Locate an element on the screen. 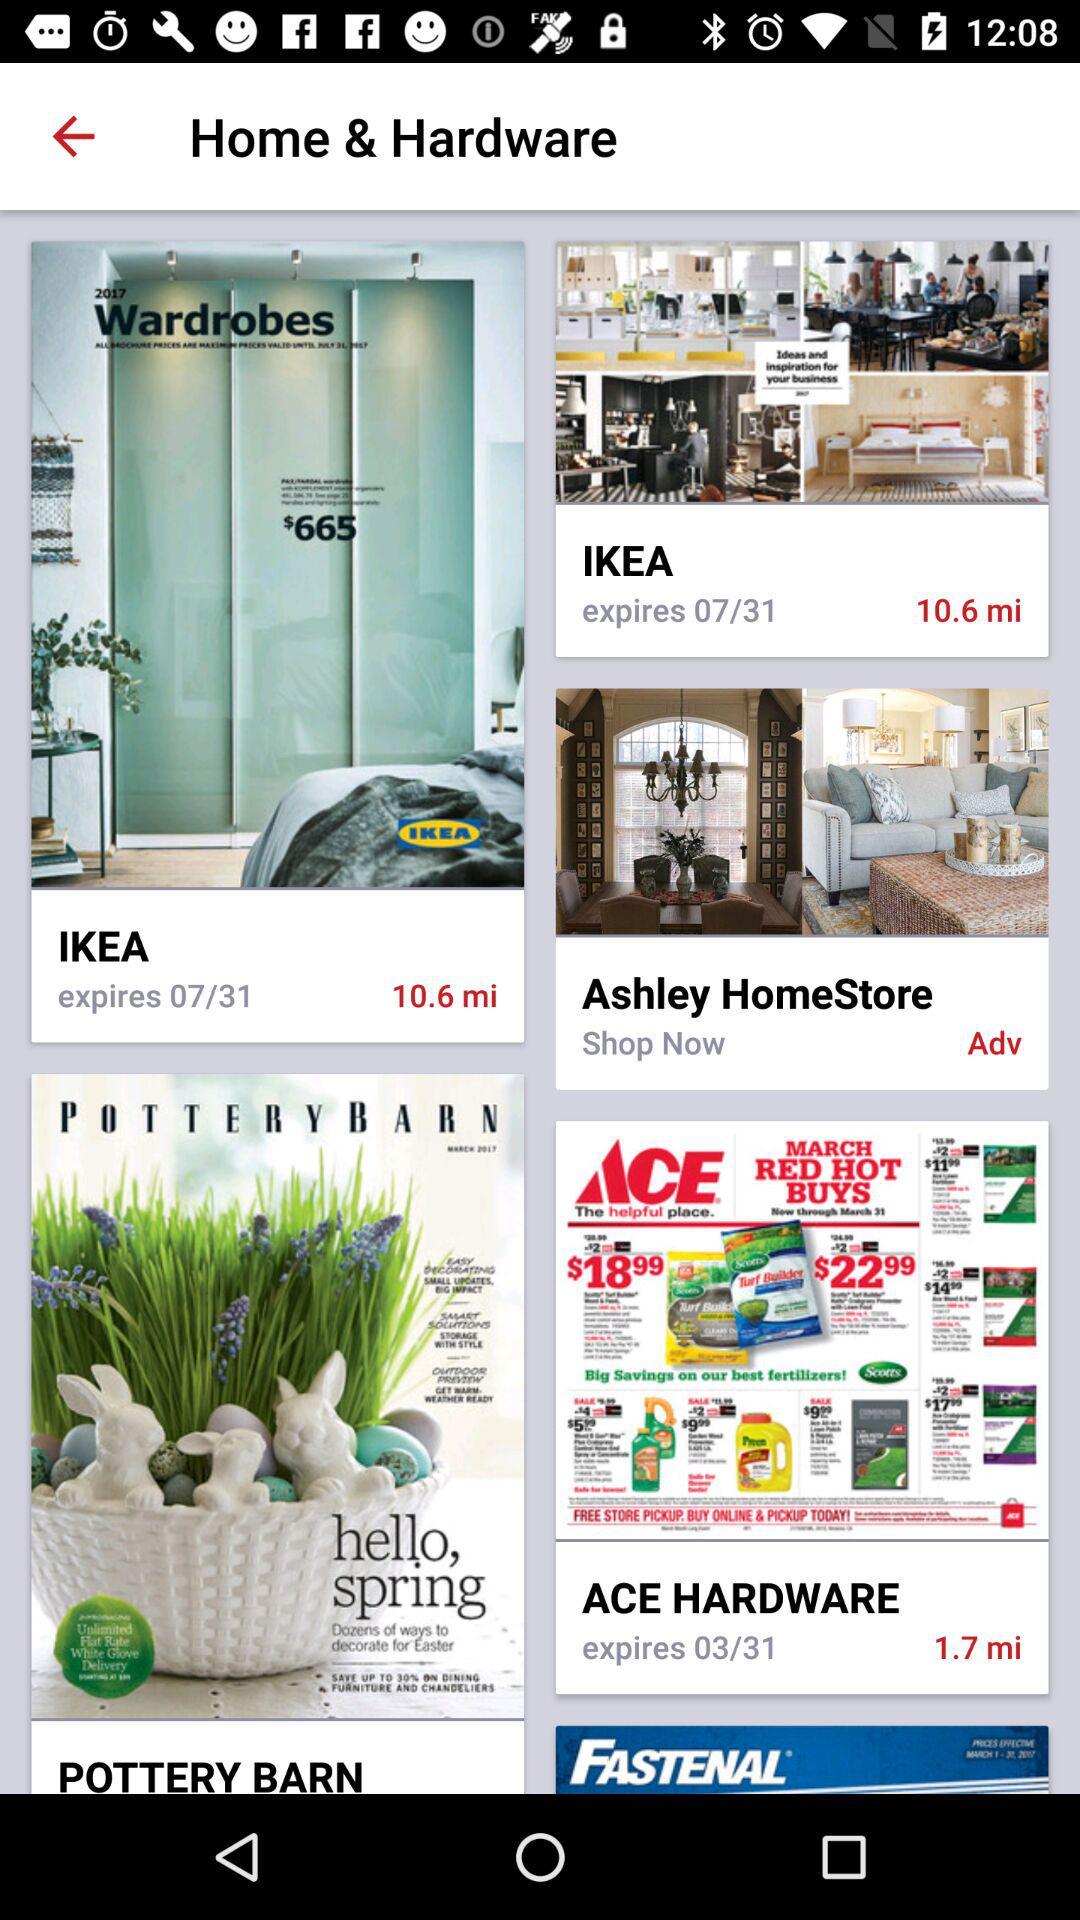 This screenshot has height=1920, width=1080. icon to the left of the adv is located at coordinates (761, 1054).